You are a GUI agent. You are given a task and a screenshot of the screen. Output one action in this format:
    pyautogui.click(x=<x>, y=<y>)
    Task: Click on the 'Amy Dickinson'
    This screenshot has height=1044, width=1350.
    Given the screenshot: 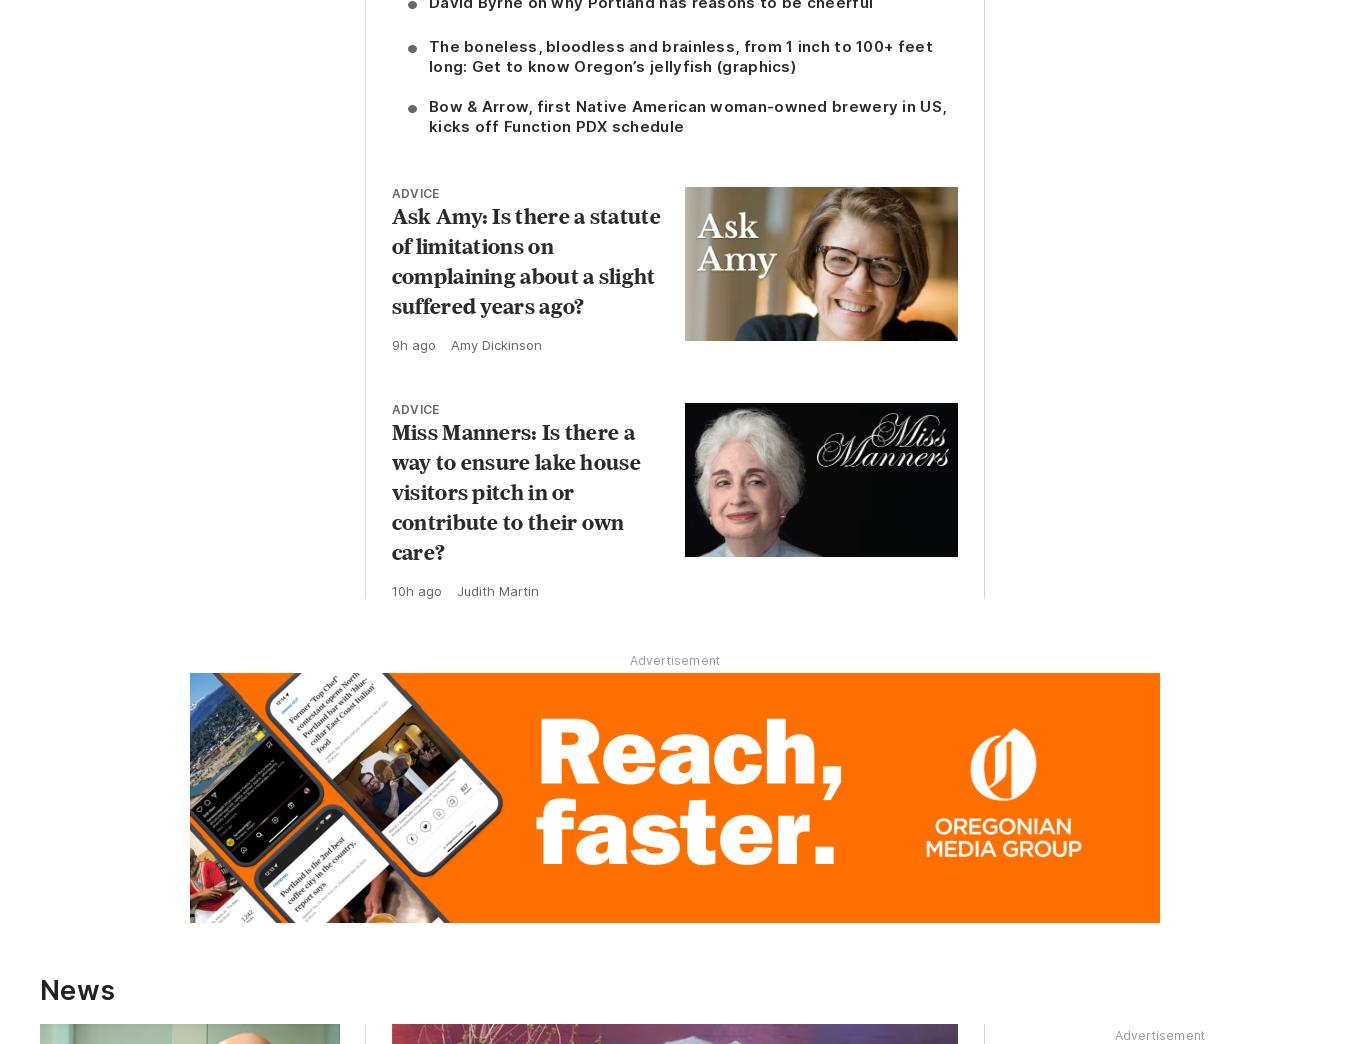 What is the action you would take?
    pyautogui.click(x=494, y=345)
    